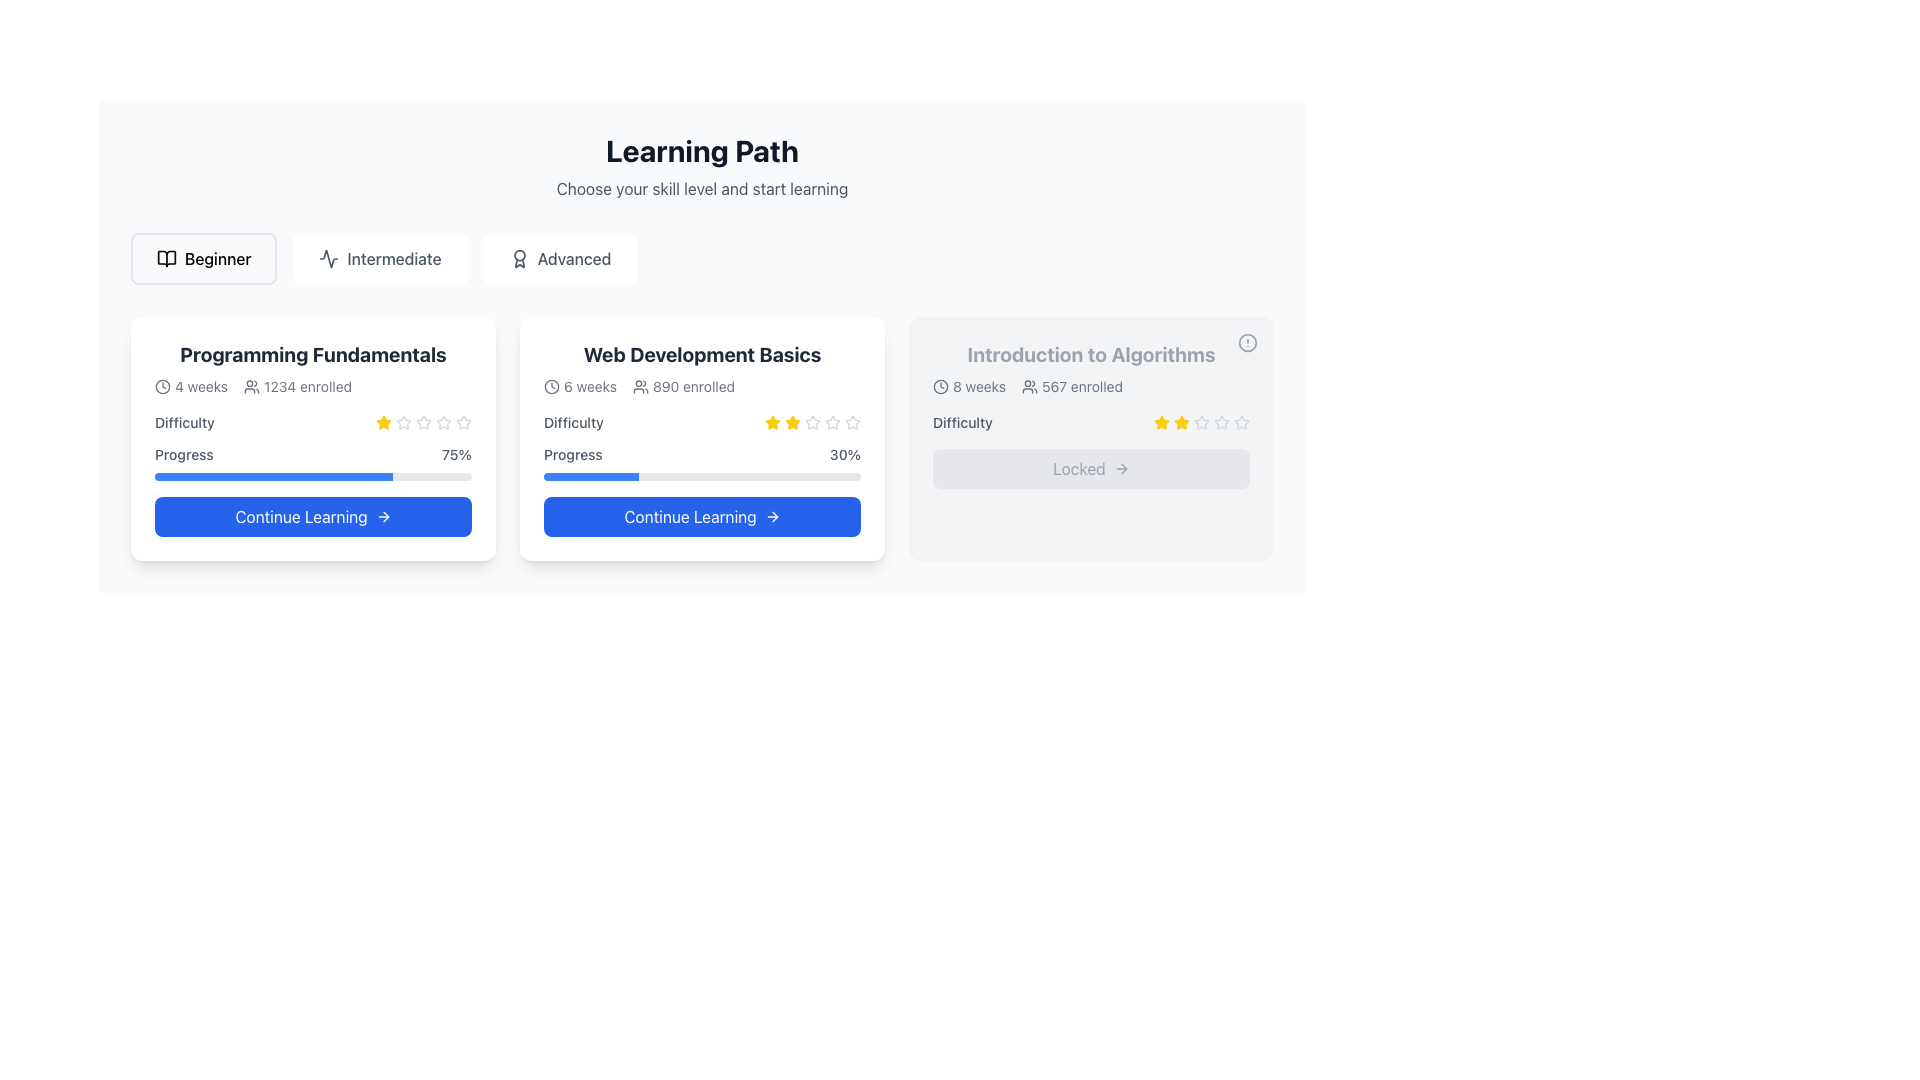 This screenshot has width=1920, height=1080. What do you see at coordinates (312, 461) in the screenshot?
I see `the progress state of the Progress bar located within the 'Programming Fundamentals' card, positioned below the 'Difficulty' row and above the 'Continue Learning' button` at bounding box center [312, 461].